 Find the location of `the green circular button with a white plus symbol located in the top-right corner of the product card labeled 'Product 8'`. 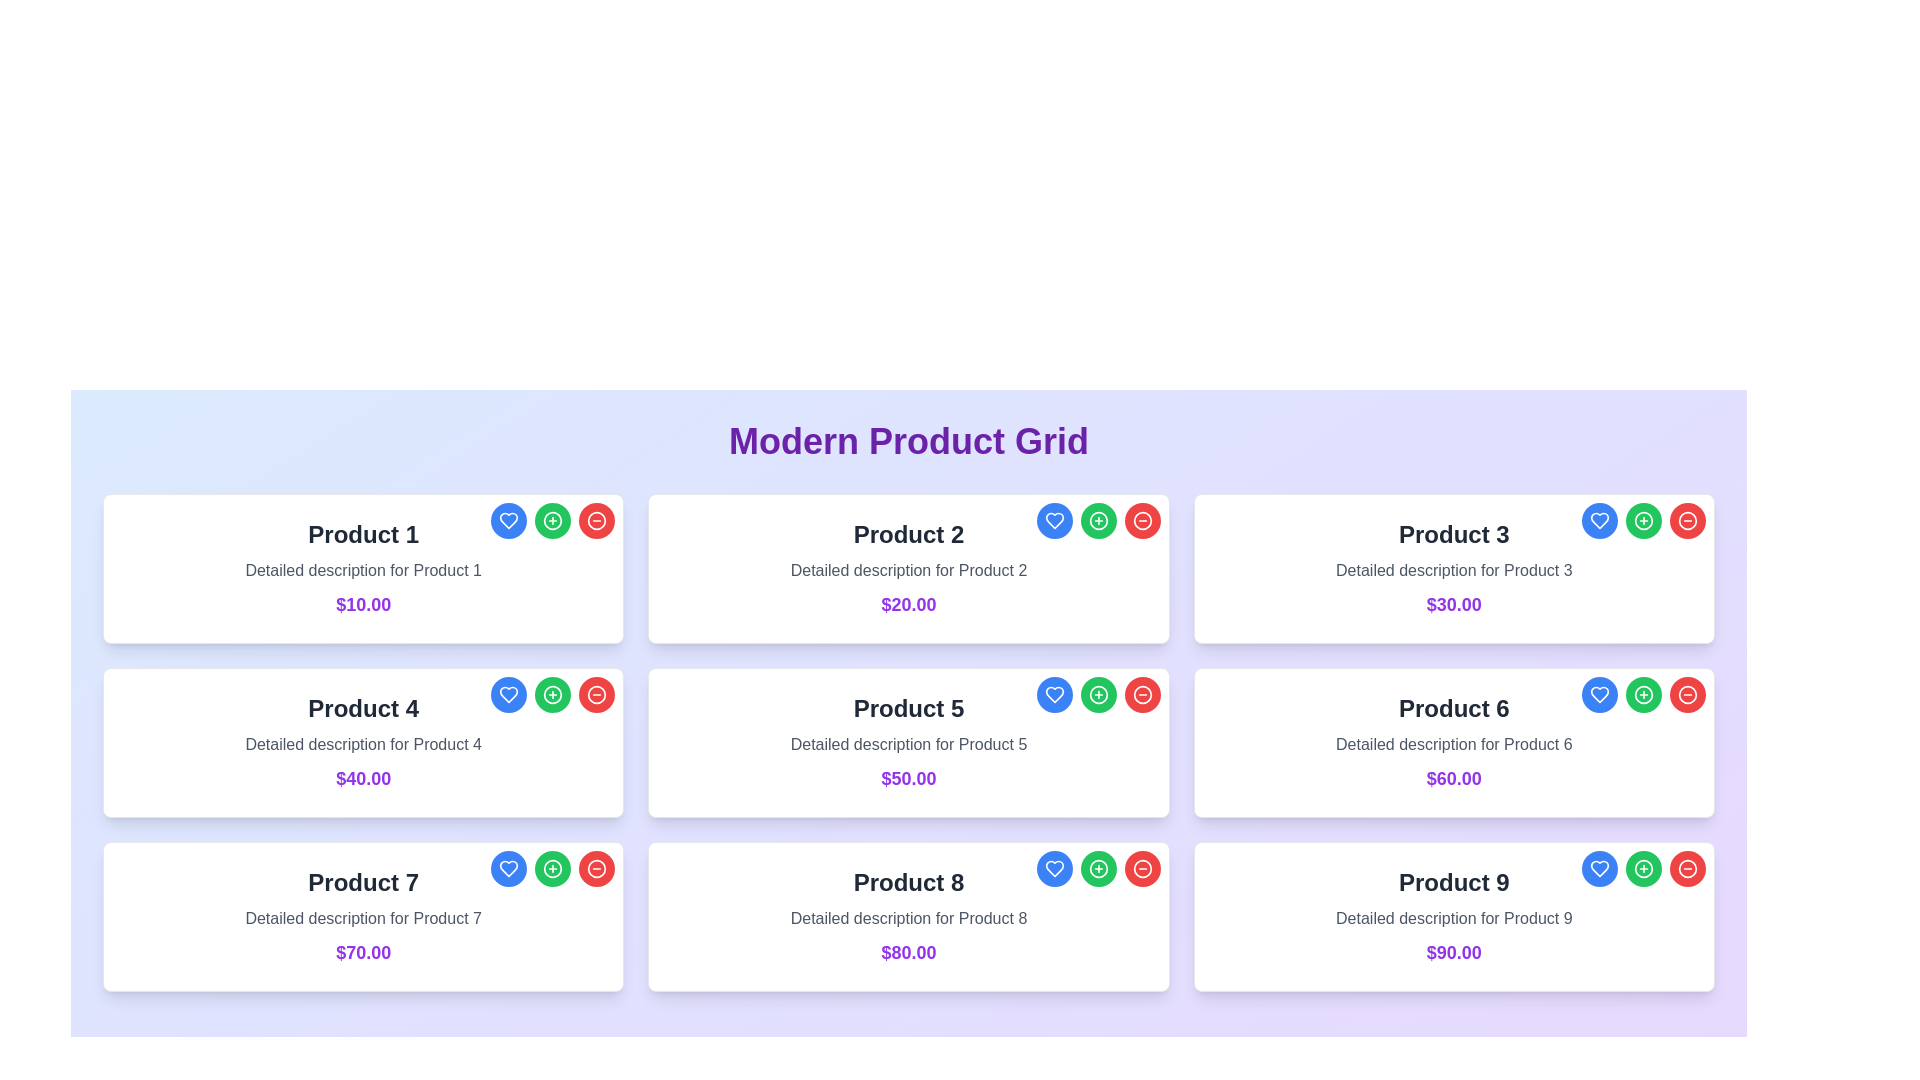

the green circular button with a white plus symbol located in the top-right corner of the product card labeled 'Product 8' is located at coordinates (1097, 867).